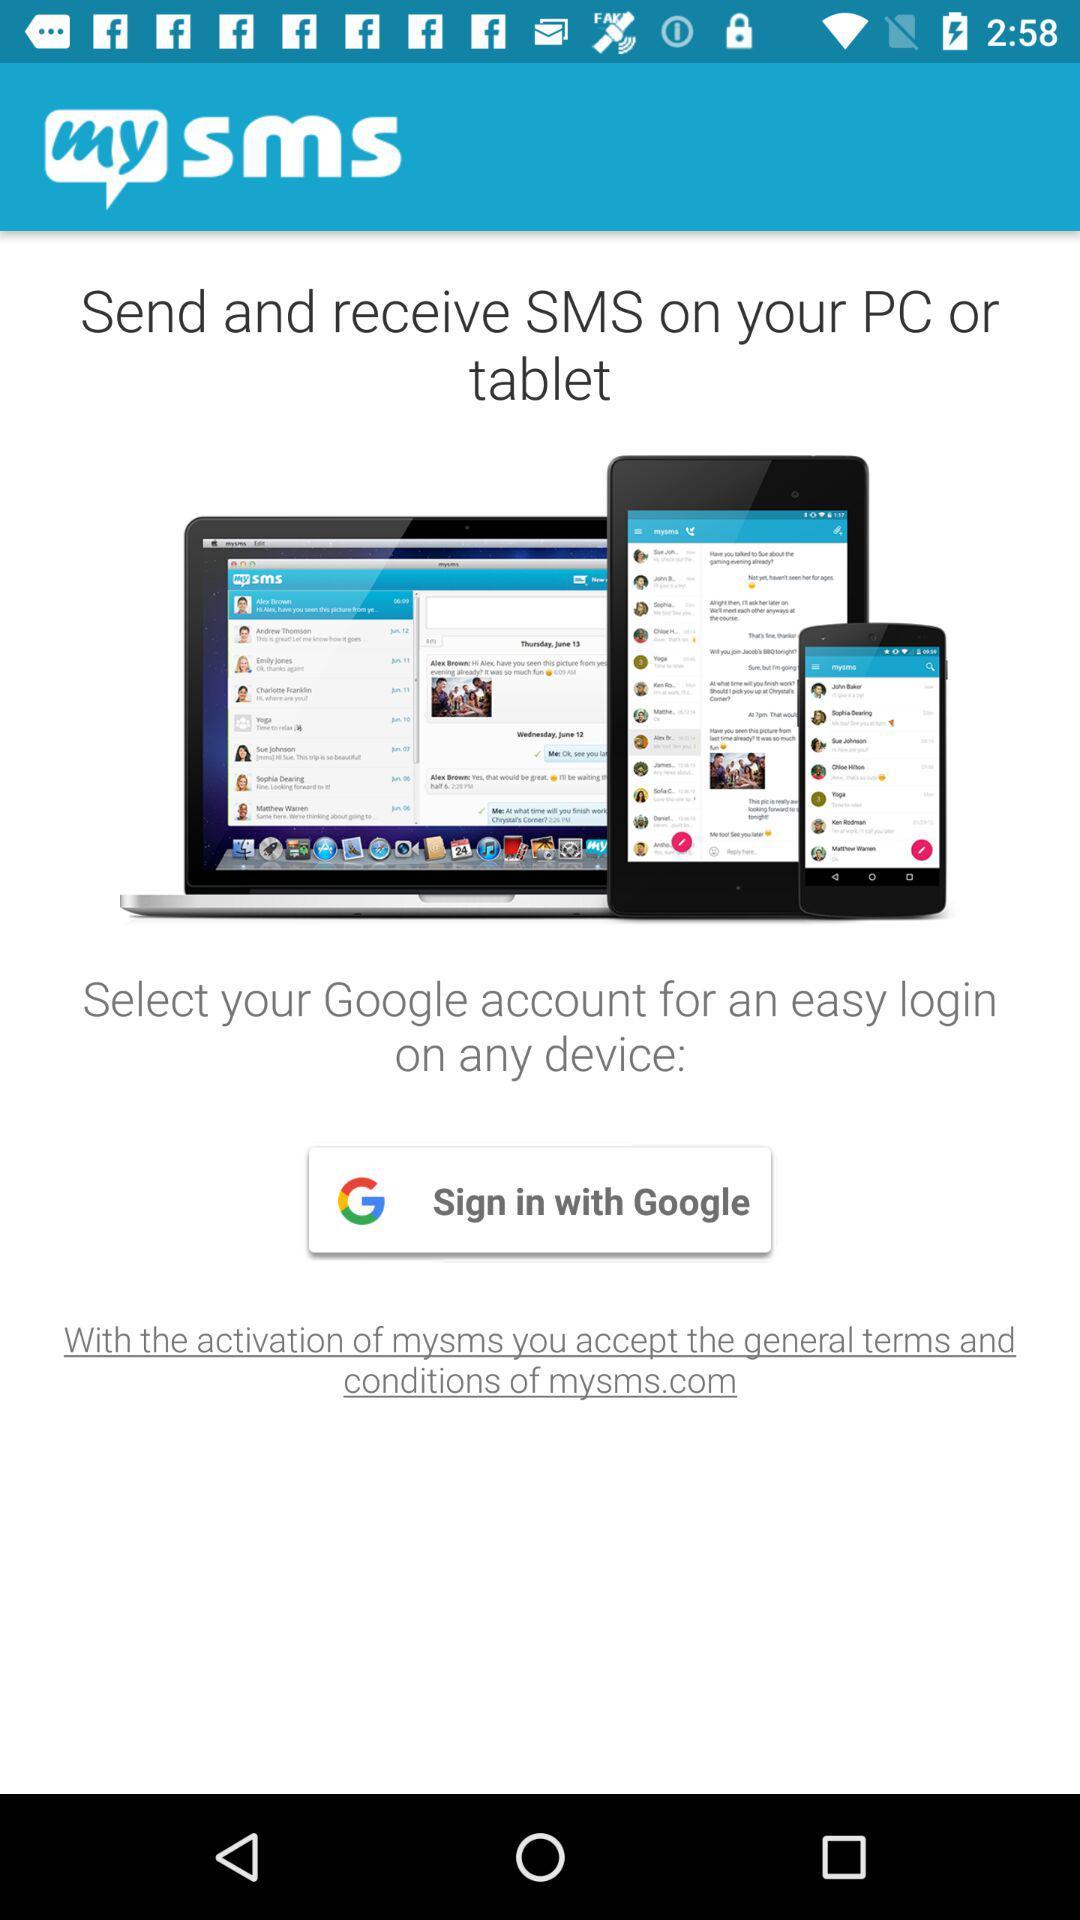 This screenshot has width=1080, height=1920. I want to click on the item above the with the activation icon, so click(540, 1200).